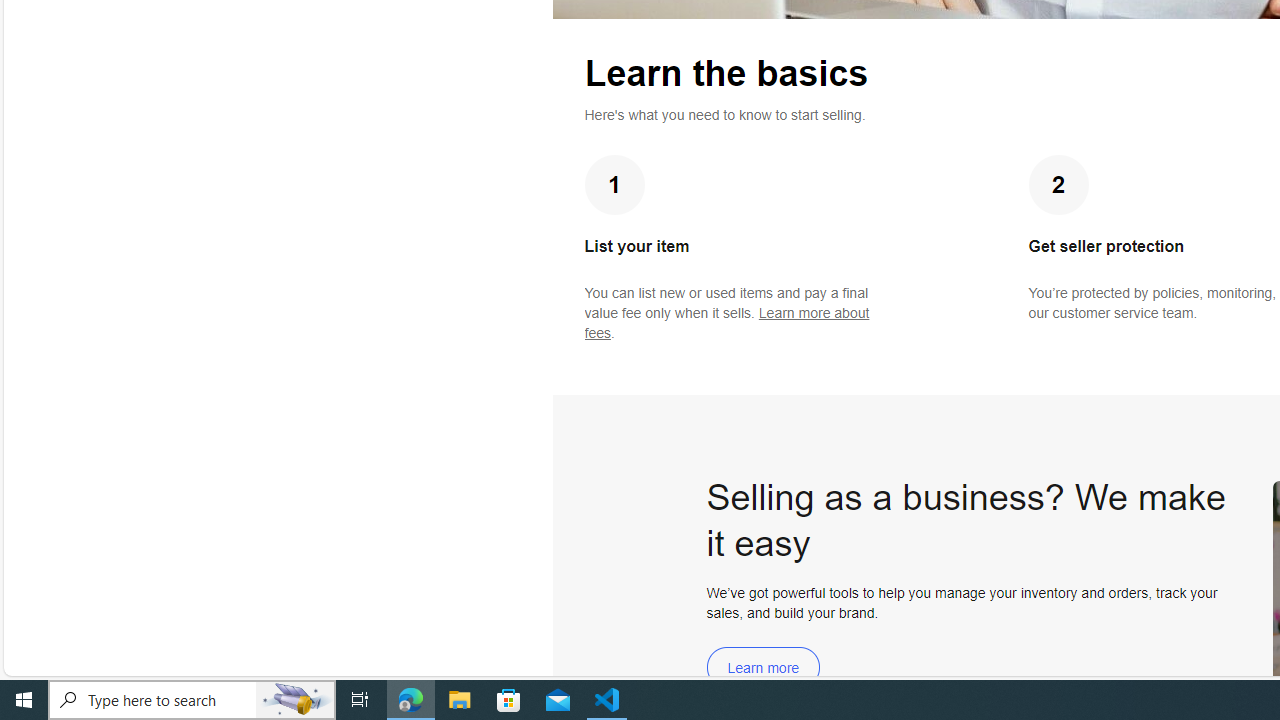 The image size is (1280, 720). Describe the element at coordinates (762, 667) in the screenshot. I see `'Learn more'` at that location.